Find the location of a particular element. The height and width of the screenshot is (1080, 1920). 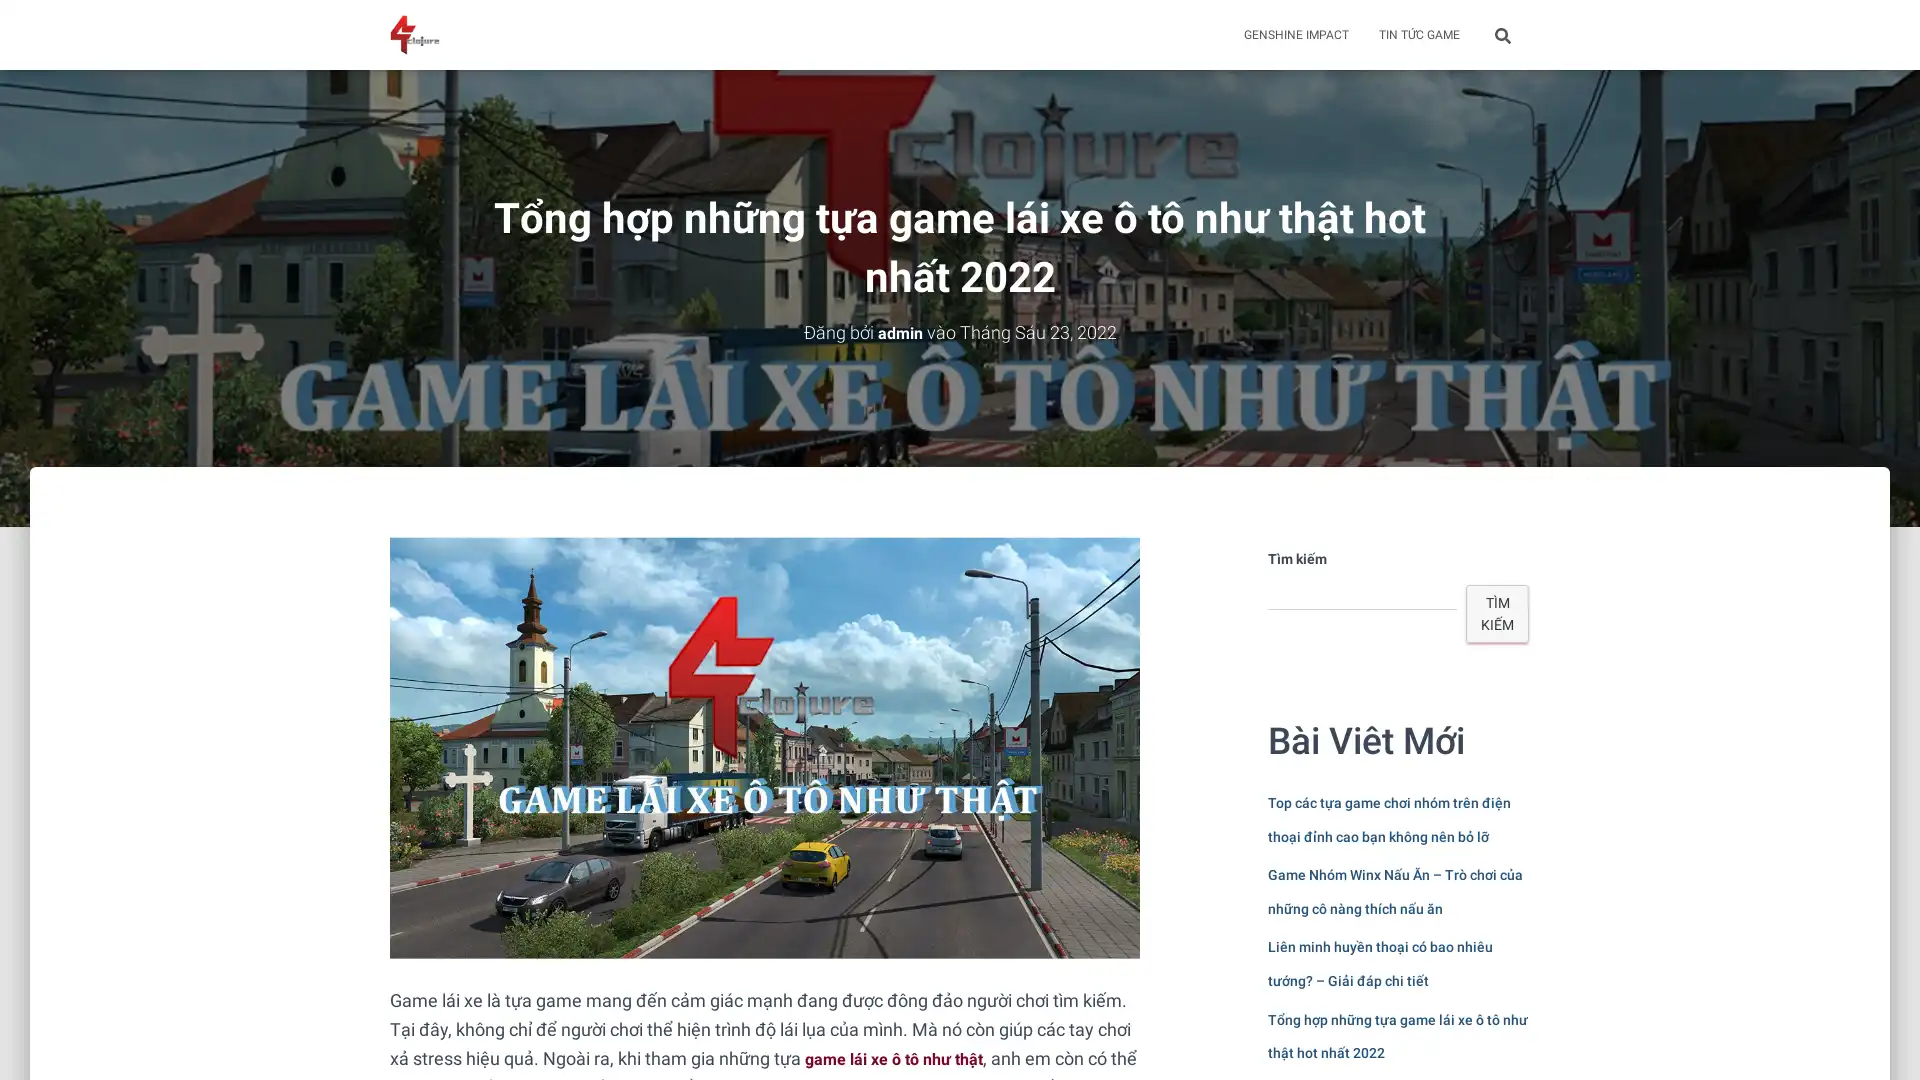

TIM KIEM is located at coordinates (1497, 612).